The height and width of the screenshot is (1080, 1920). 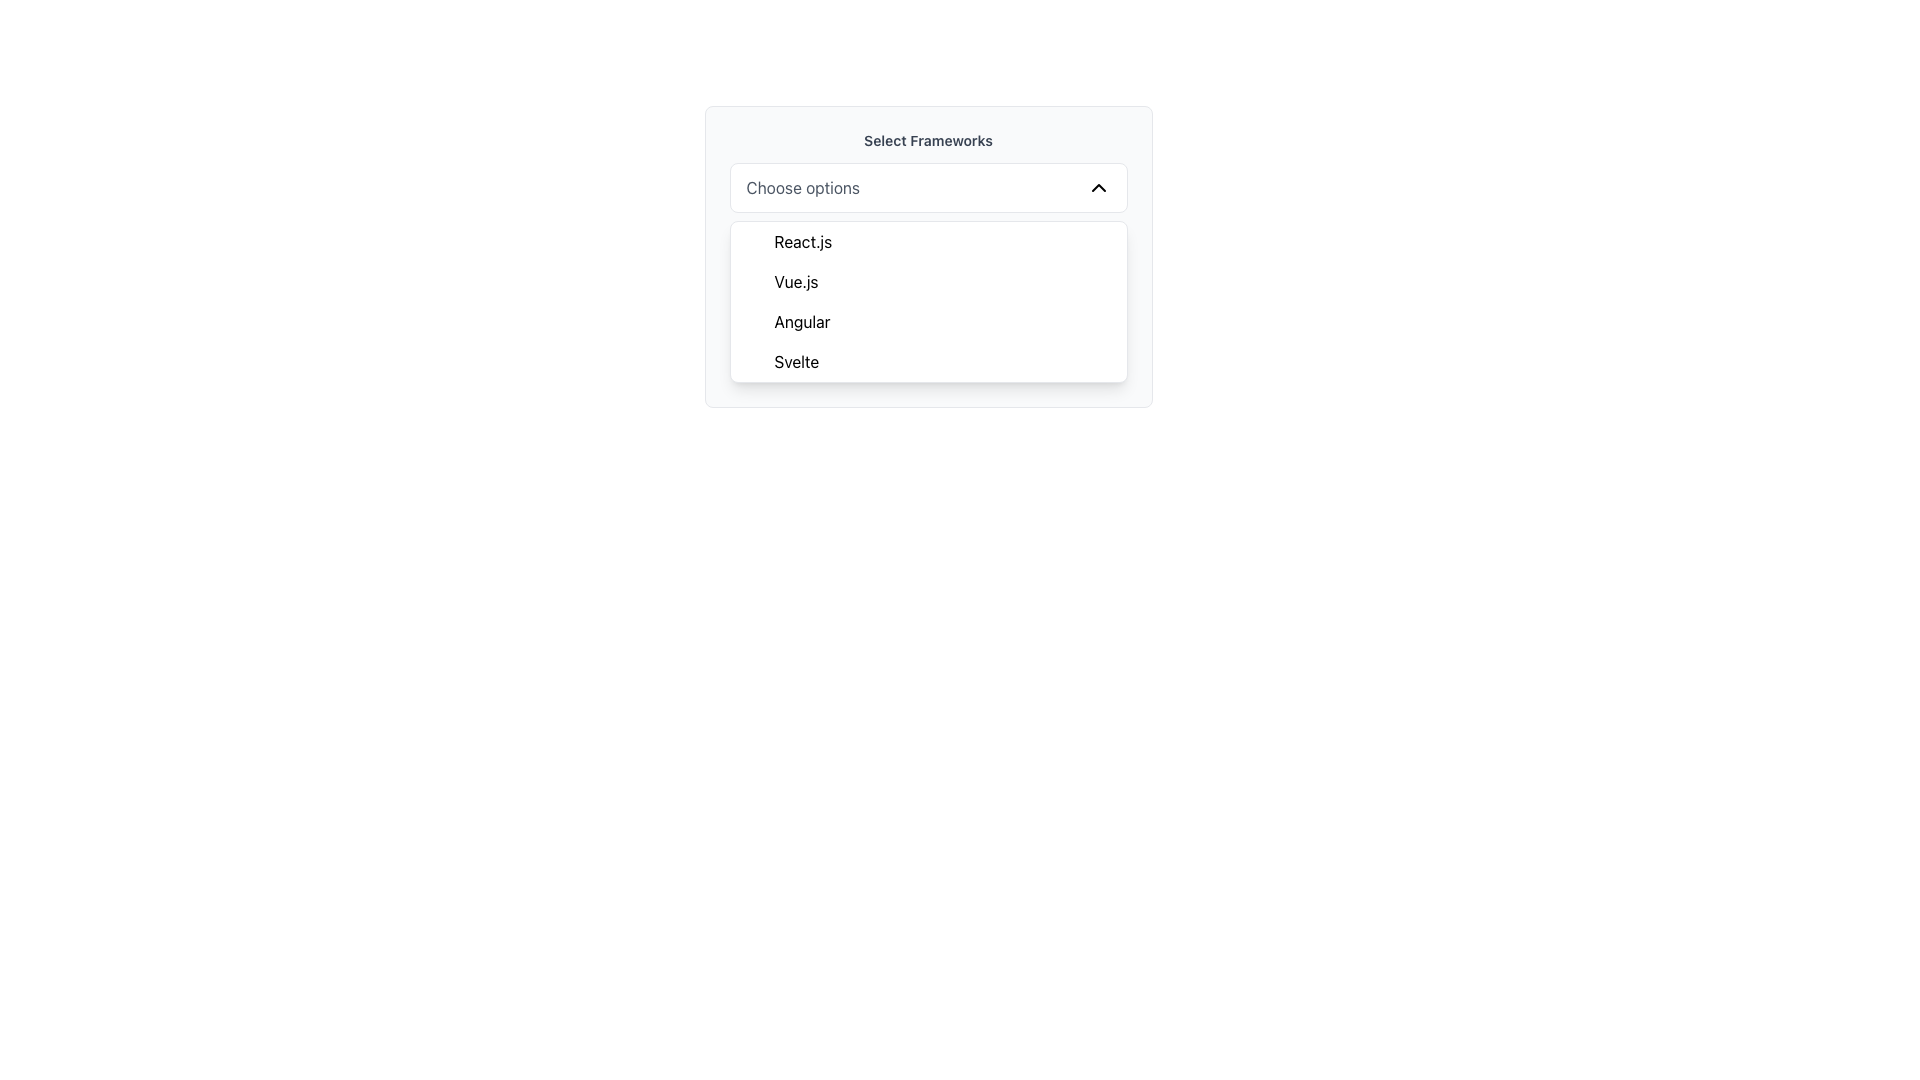 I want to click on the static text label or heading that indicates the purpose of the section for the dropdown and list of framework options, so click(x=927, y=140).